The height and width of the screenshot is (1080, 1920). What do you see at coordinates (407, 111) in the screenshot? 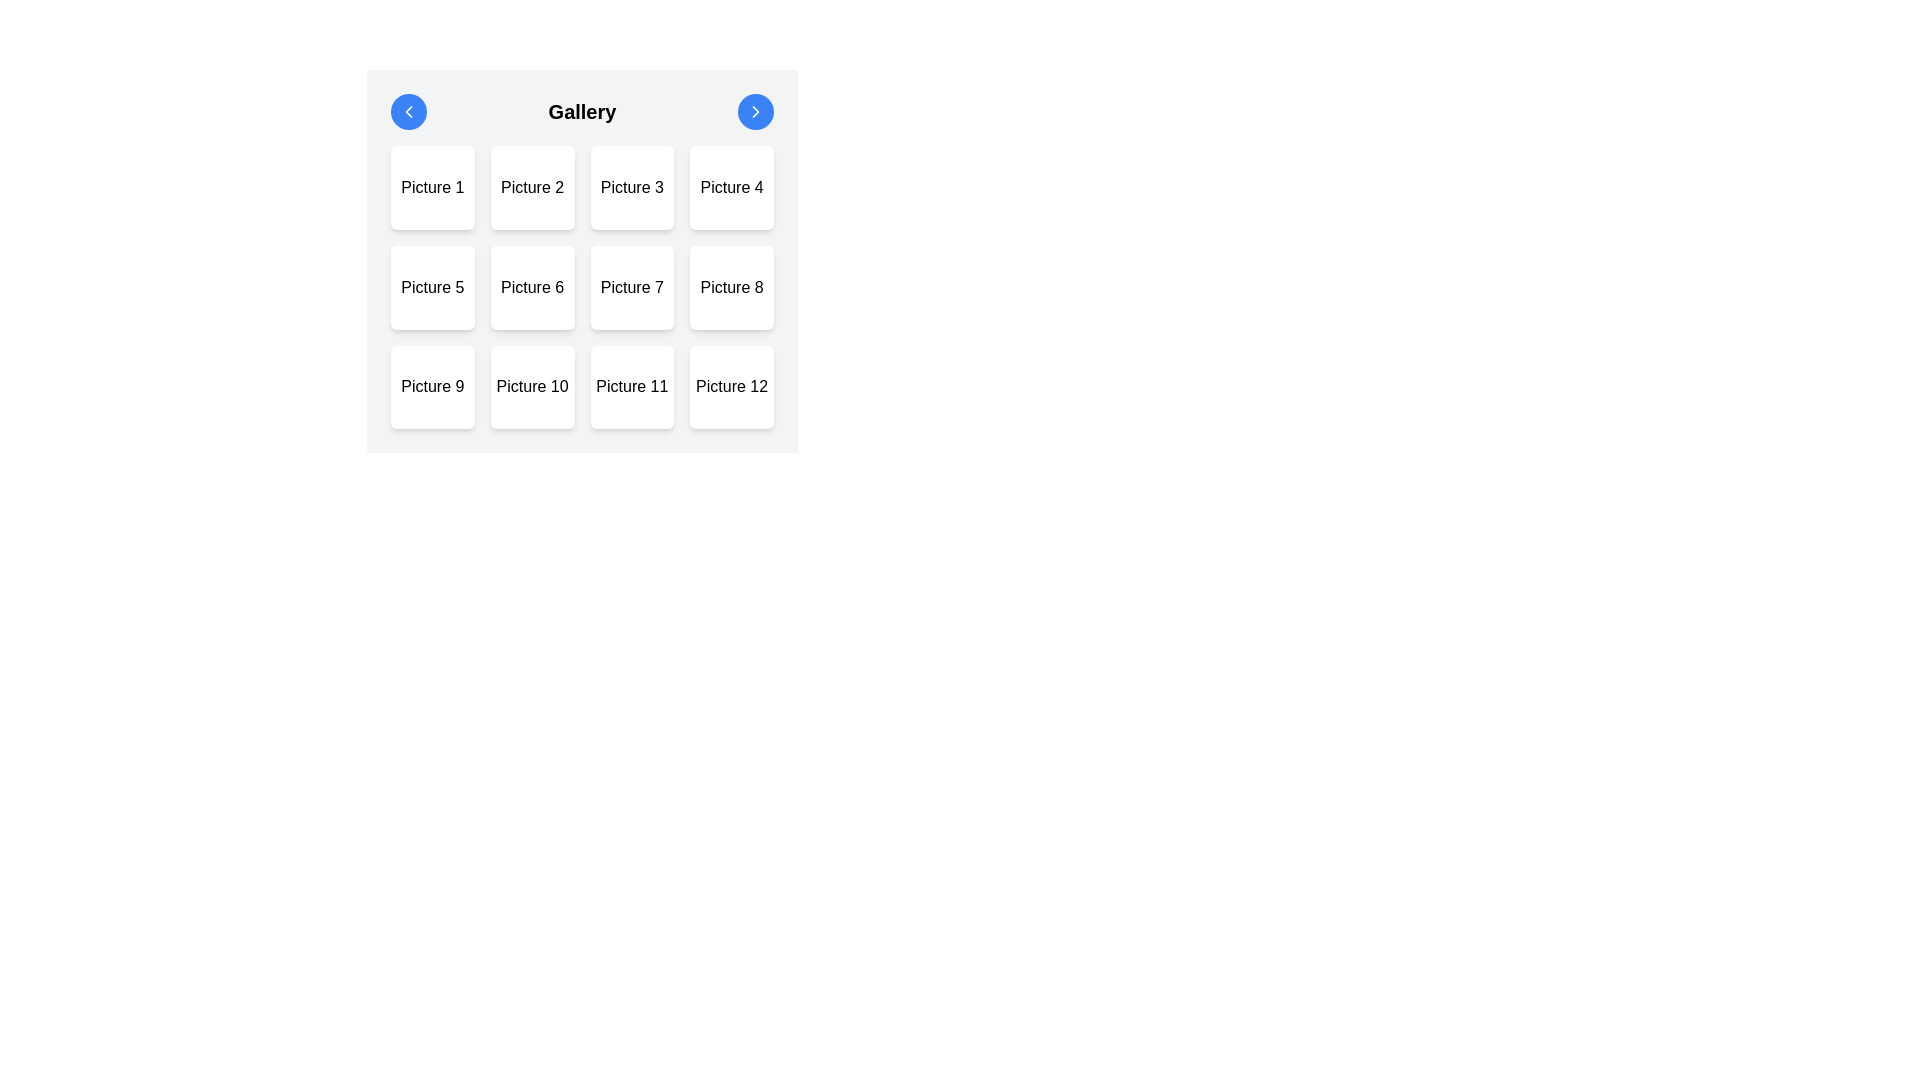
I see `the leftmost button in the 'Gallery' interface` at bounding box center [407, 111].